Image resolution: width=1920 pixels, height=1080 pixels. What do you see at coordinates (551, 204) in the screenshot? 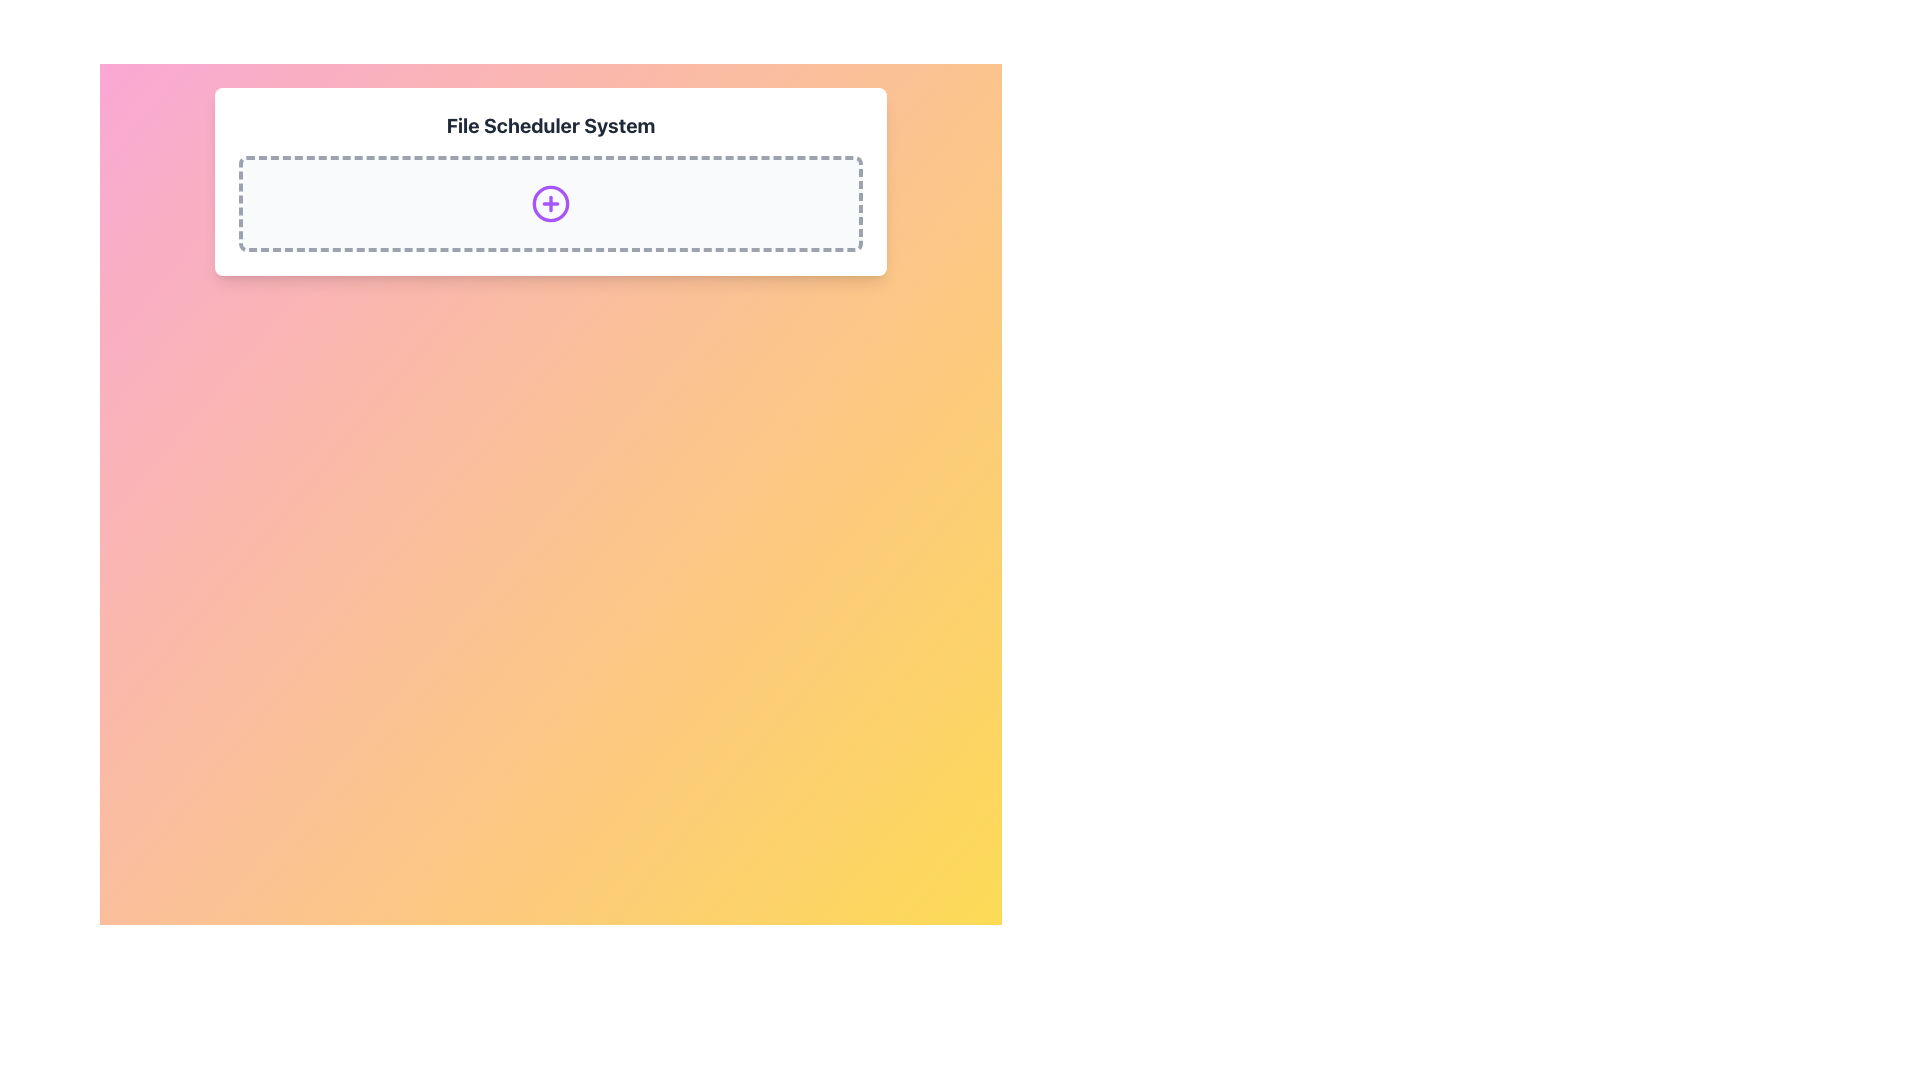
I see `the circular '+' icon button, styled in purple, located centrally within the dashed rectangular area below the title 'File Scheduler System'` at bounding box center [551, 204].